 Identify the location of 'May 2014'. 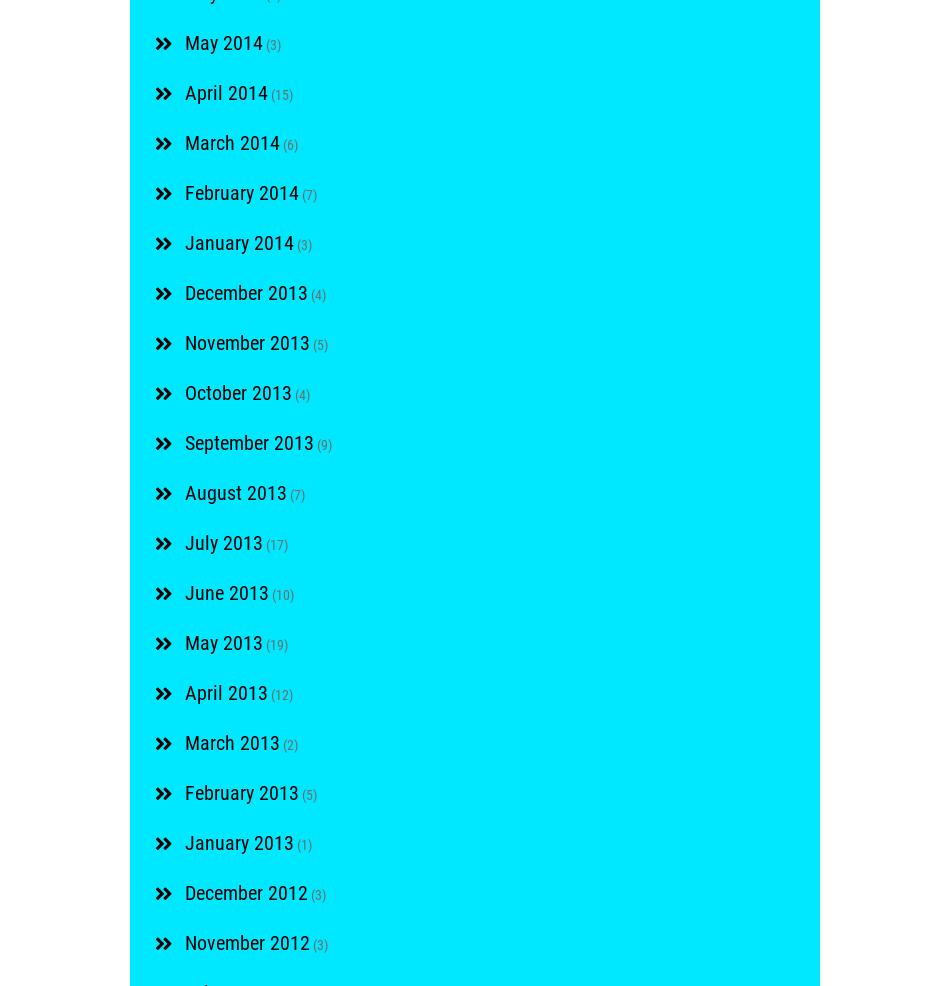
(184, 41).